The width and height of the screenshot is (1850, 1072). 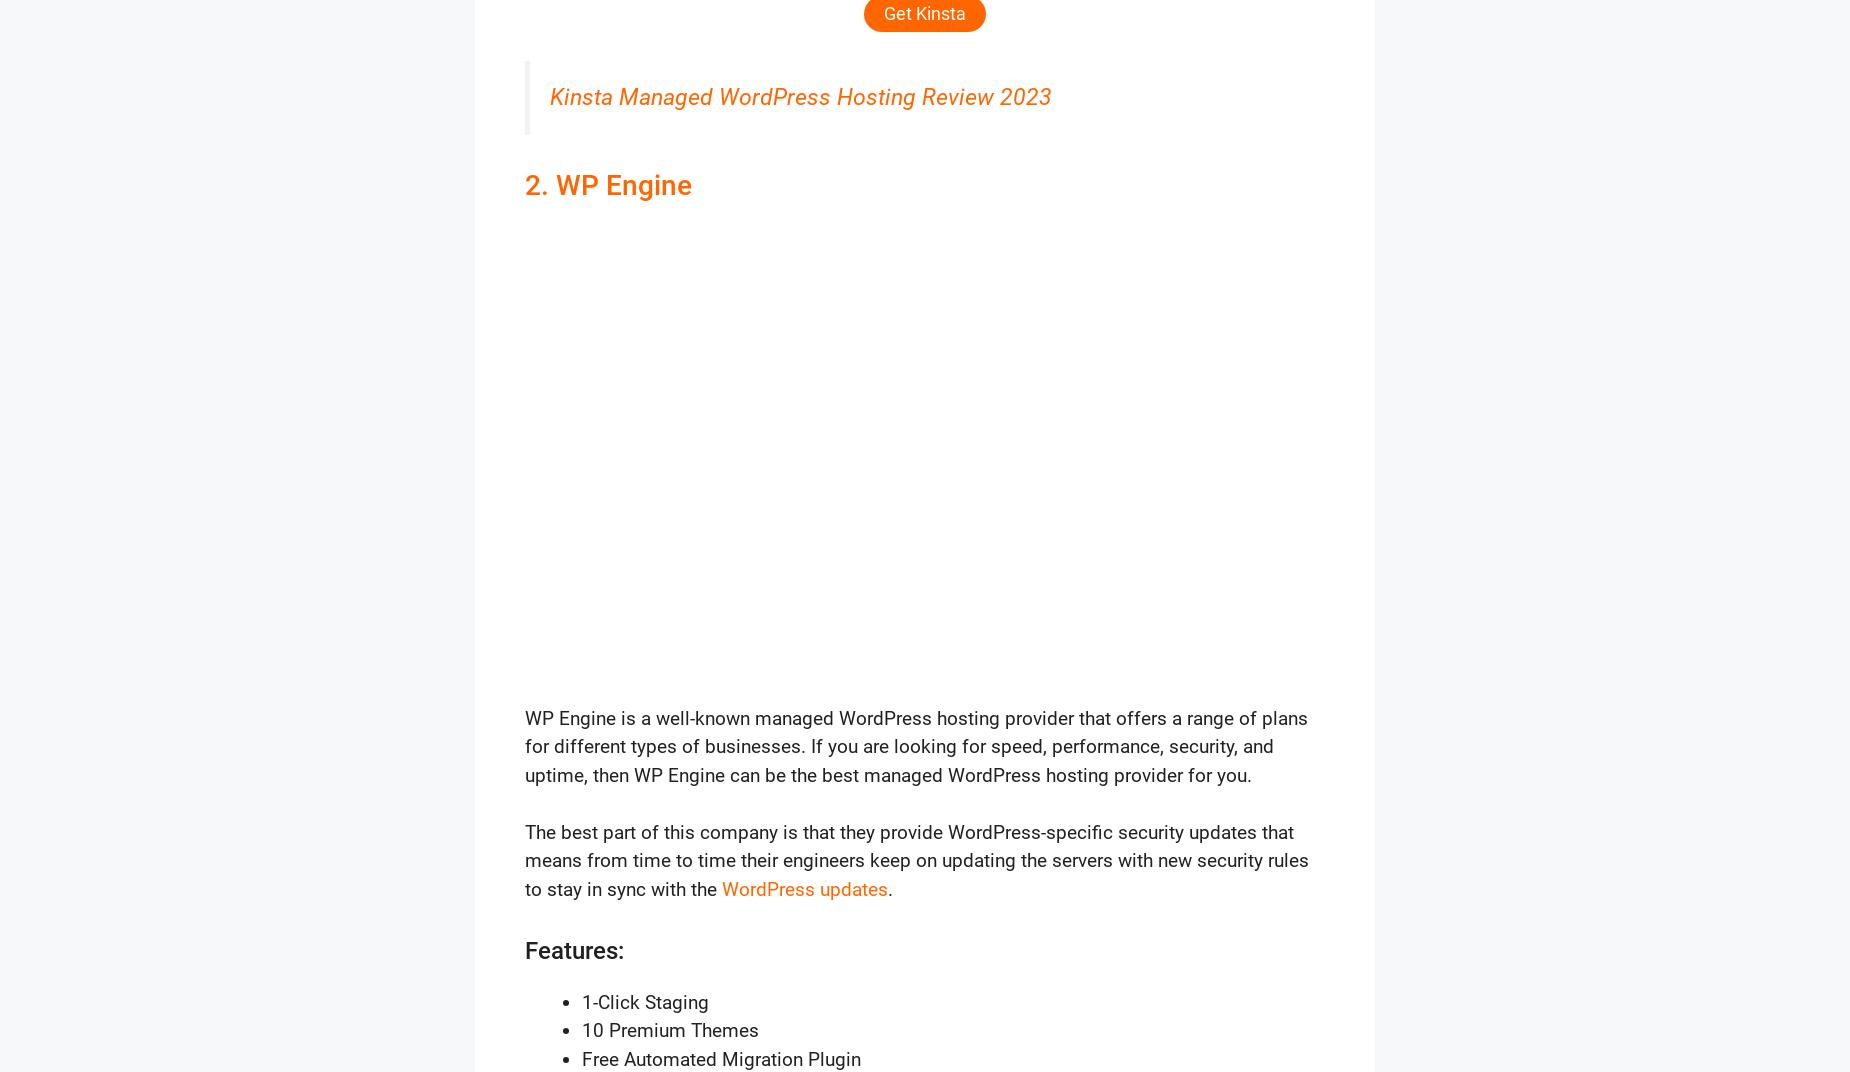 I want to click on '2. WP Engine', so click(x=608, y=184).